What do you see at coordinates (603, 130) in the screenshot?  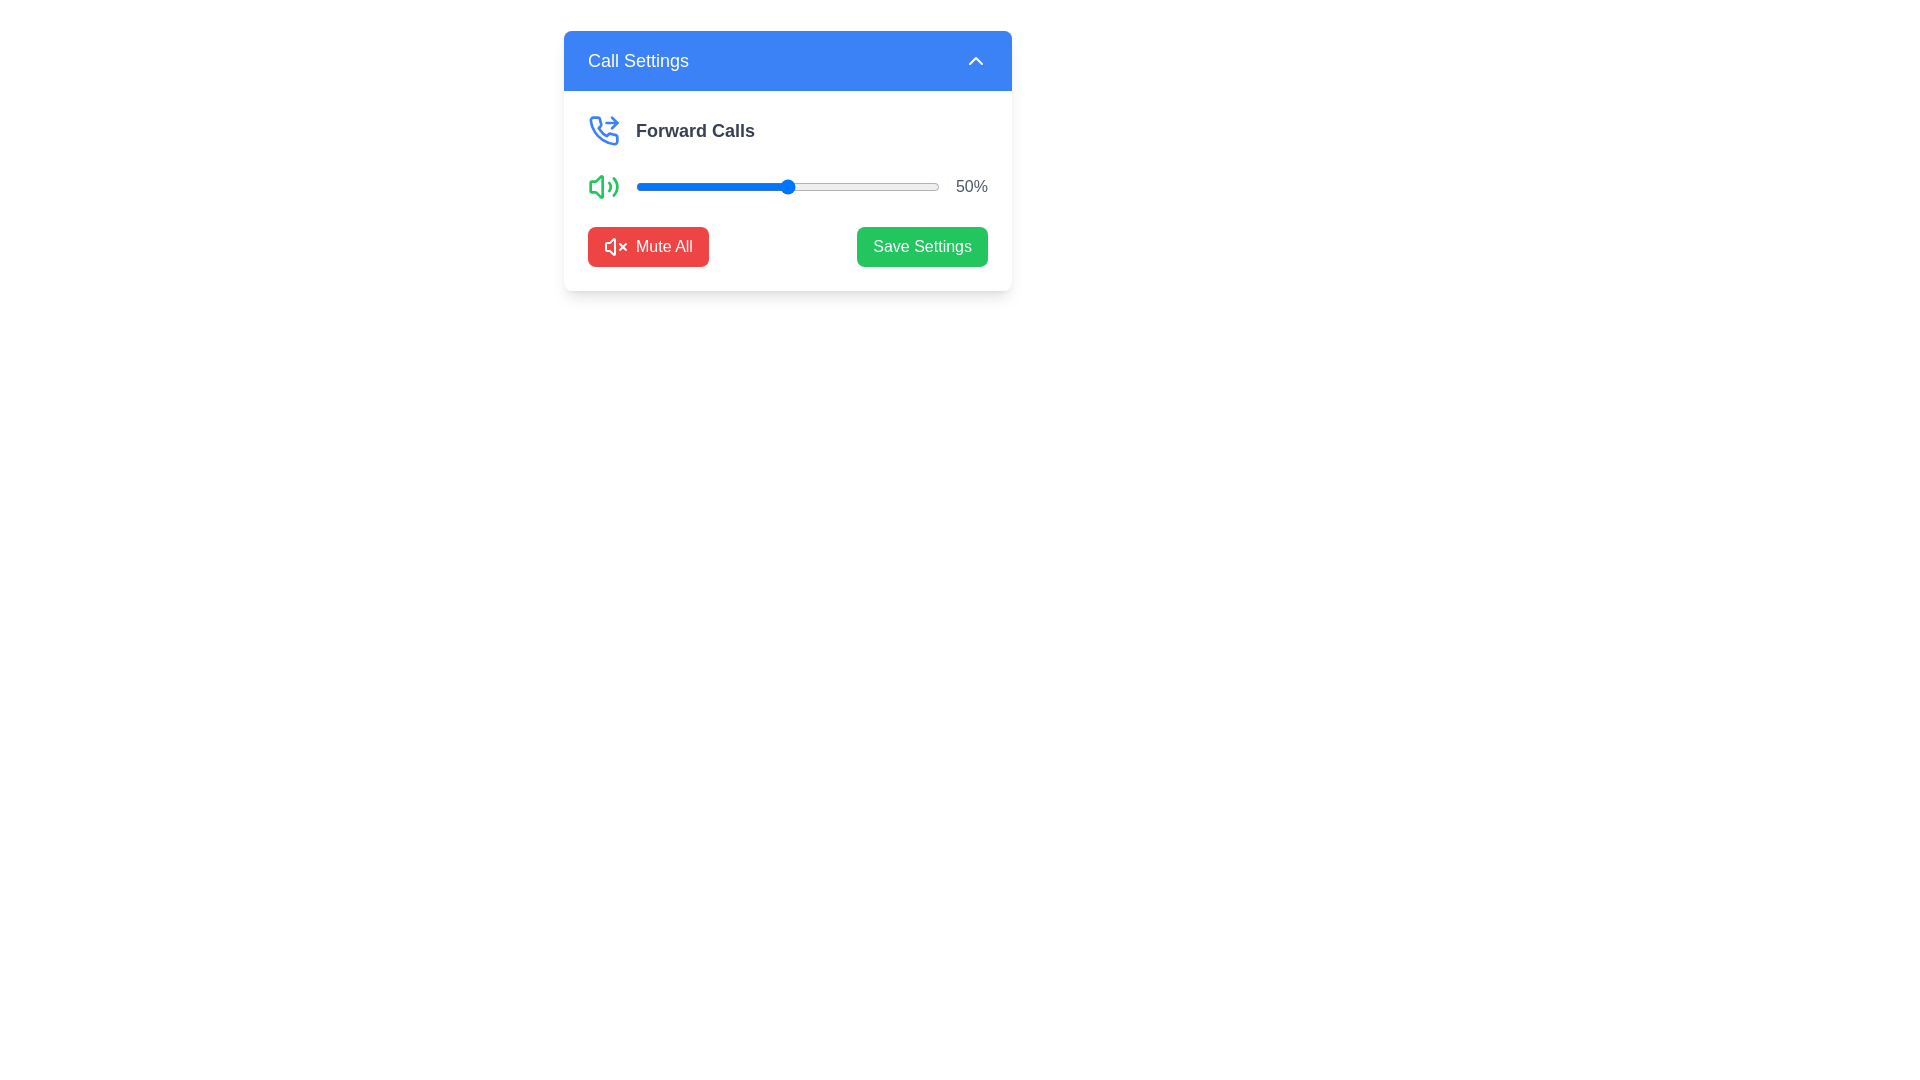 I see `the telephone receiver icon with a forward arrow located in the Call Settings panel next to 'Forward Calls'` at bounding box center [603, 130].